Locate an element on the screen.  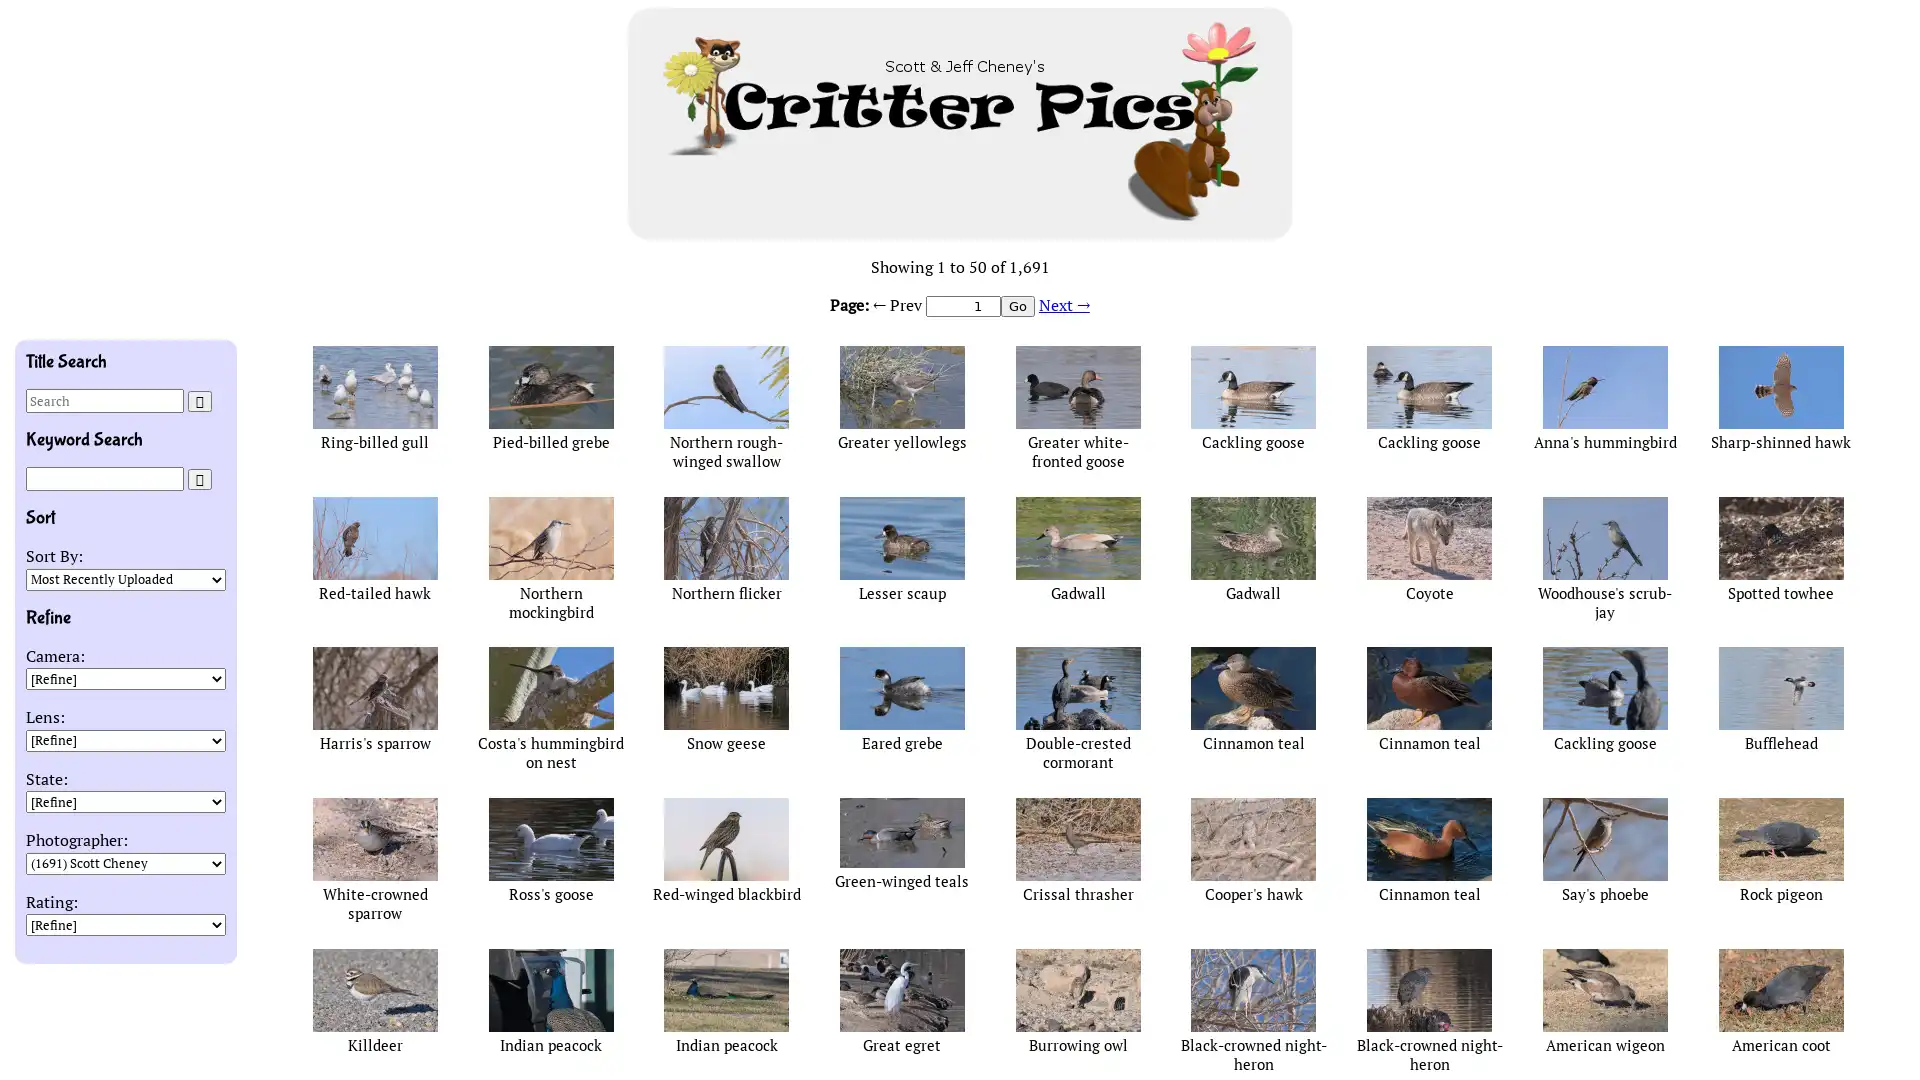
Go is located at coordinates (1017, 306).